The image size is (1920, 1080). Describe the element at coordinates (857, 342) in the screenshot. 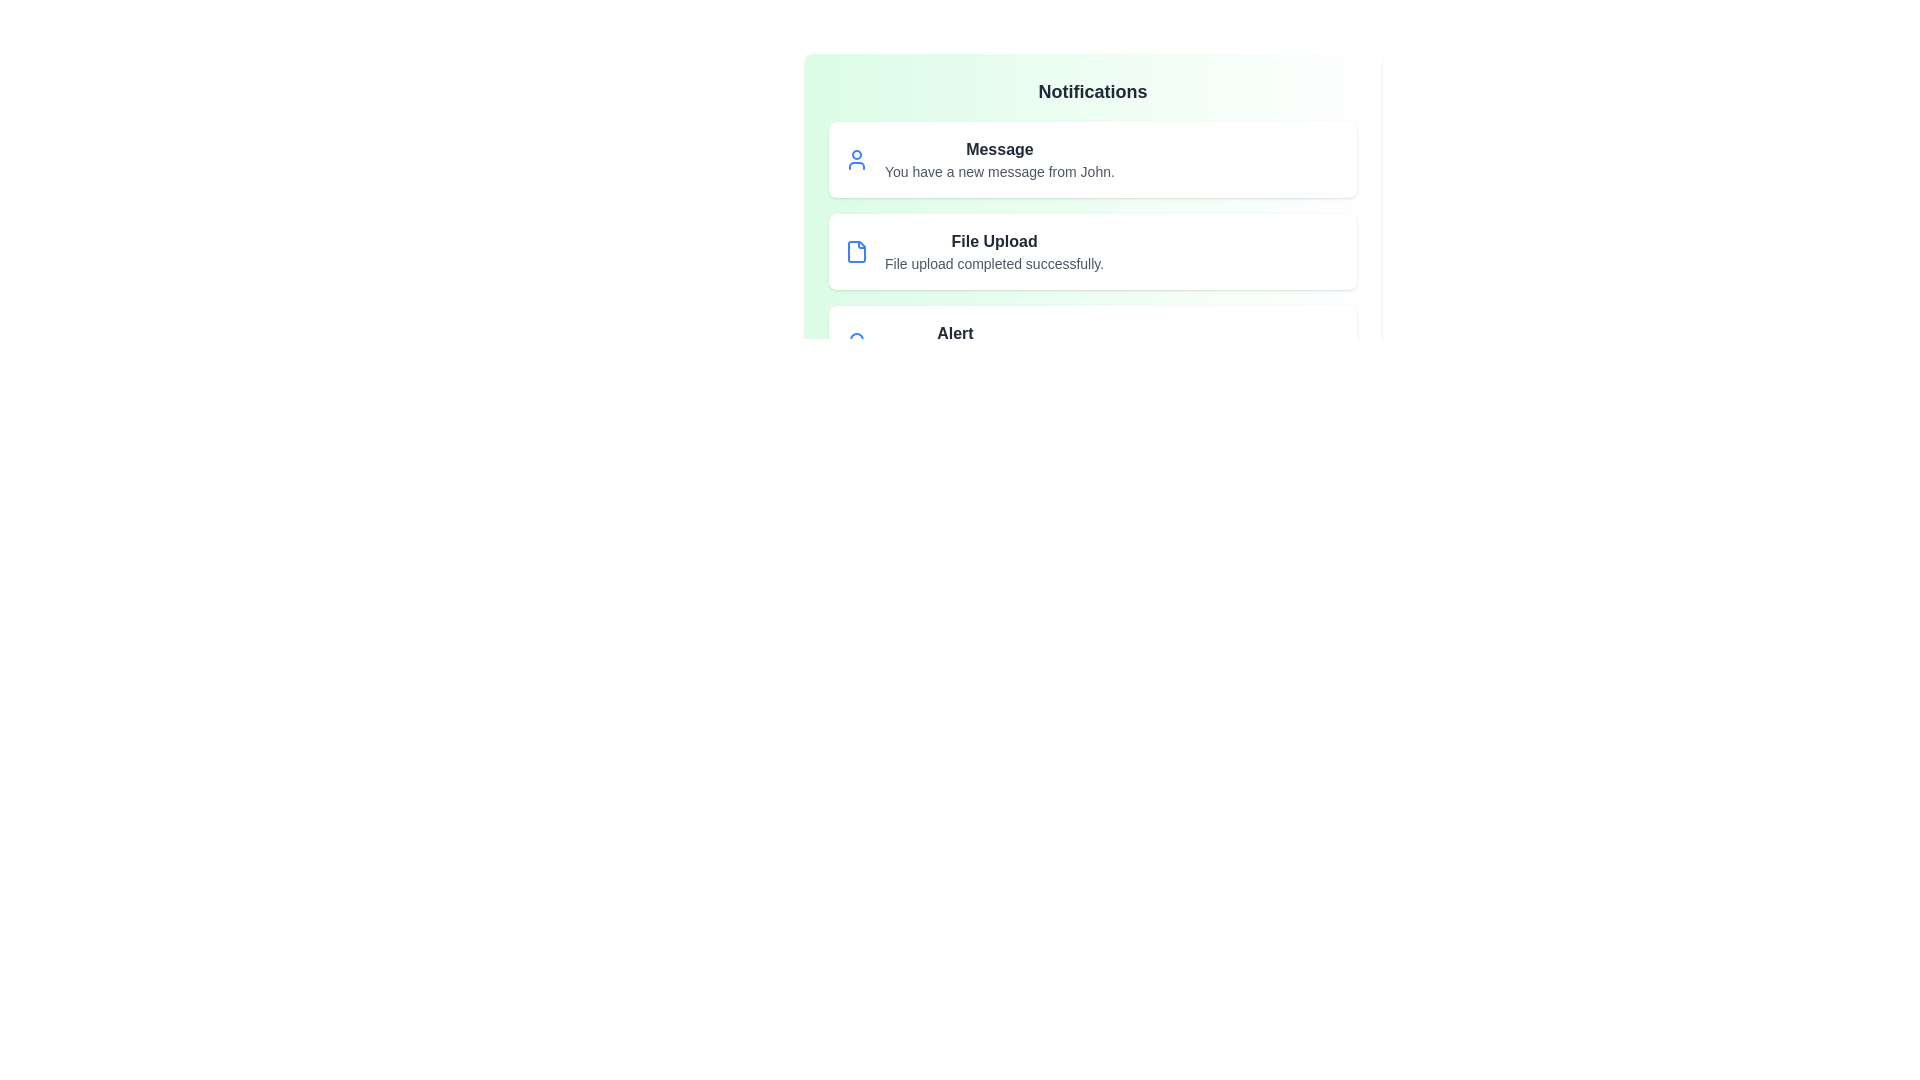

I see `the notification icon for Alert` at that location.